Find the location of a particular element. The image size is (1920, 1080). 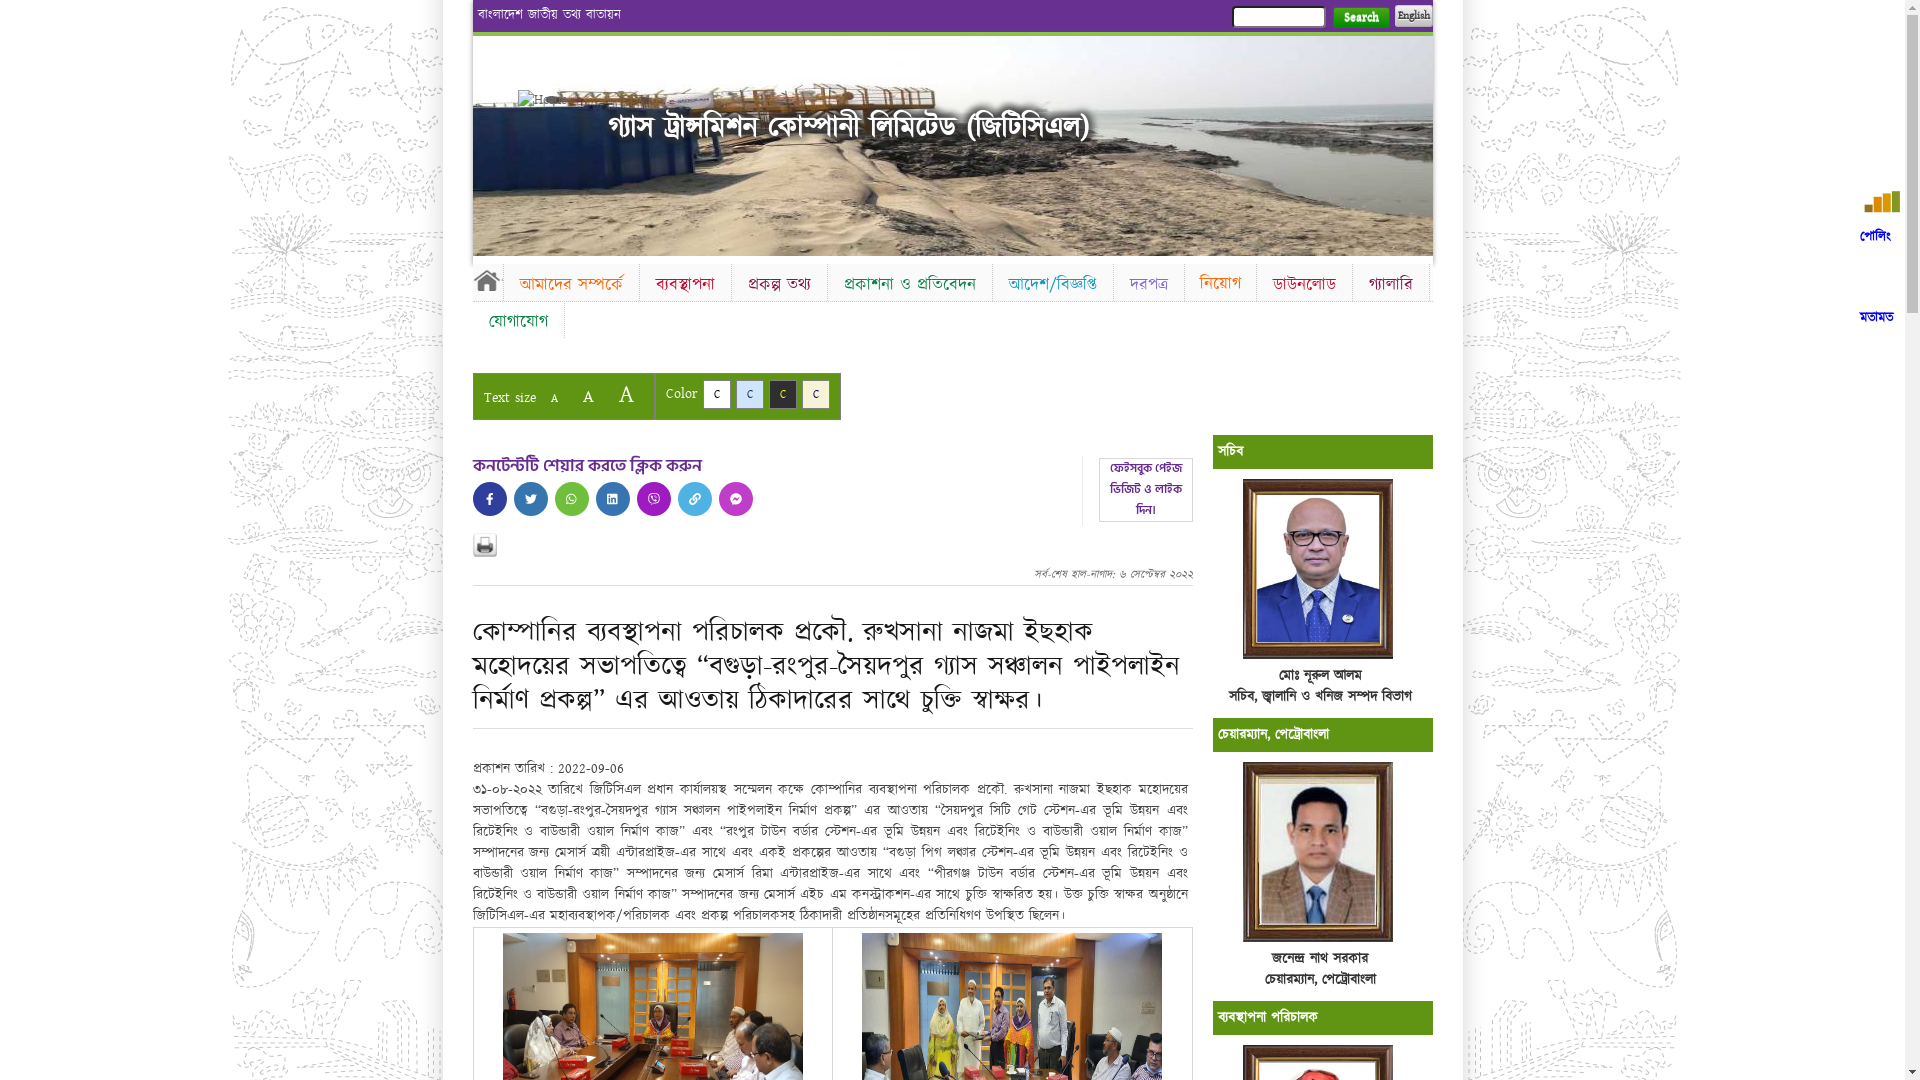

'C' is located at coordinates (748, 394).